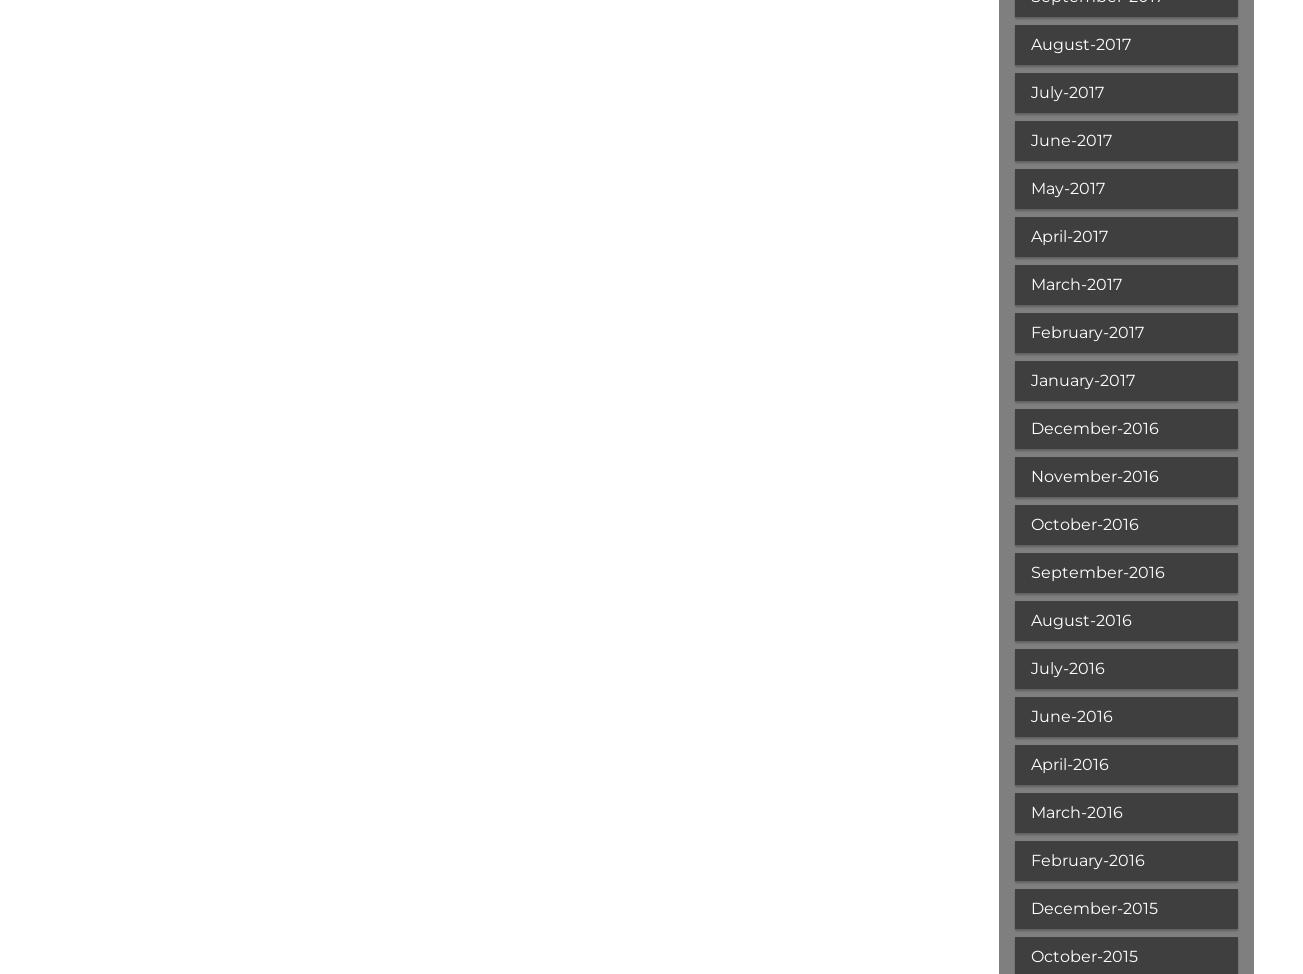  Describe the element at coordinates (1067, 236) in the screenshot. I see `'April-2017'` at that location.